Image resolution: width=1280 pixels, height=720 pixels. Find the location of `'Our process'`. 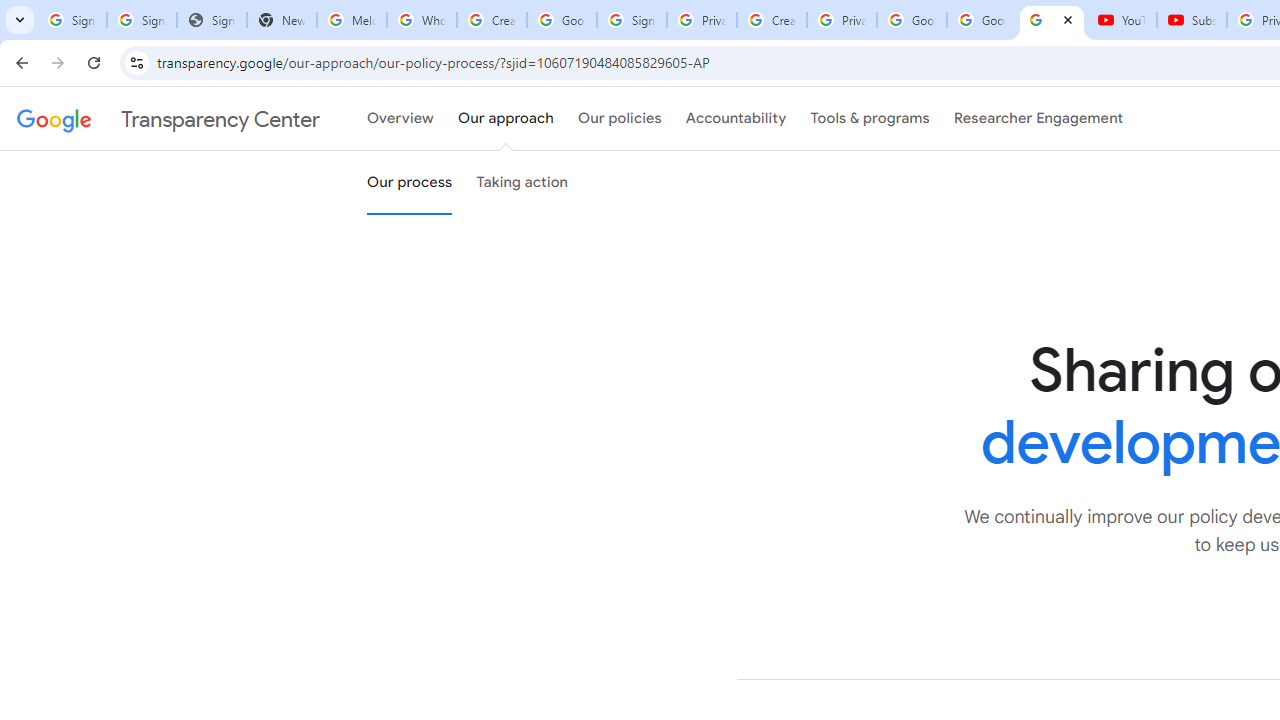

'Our process' is located at coordinates (408, 183).